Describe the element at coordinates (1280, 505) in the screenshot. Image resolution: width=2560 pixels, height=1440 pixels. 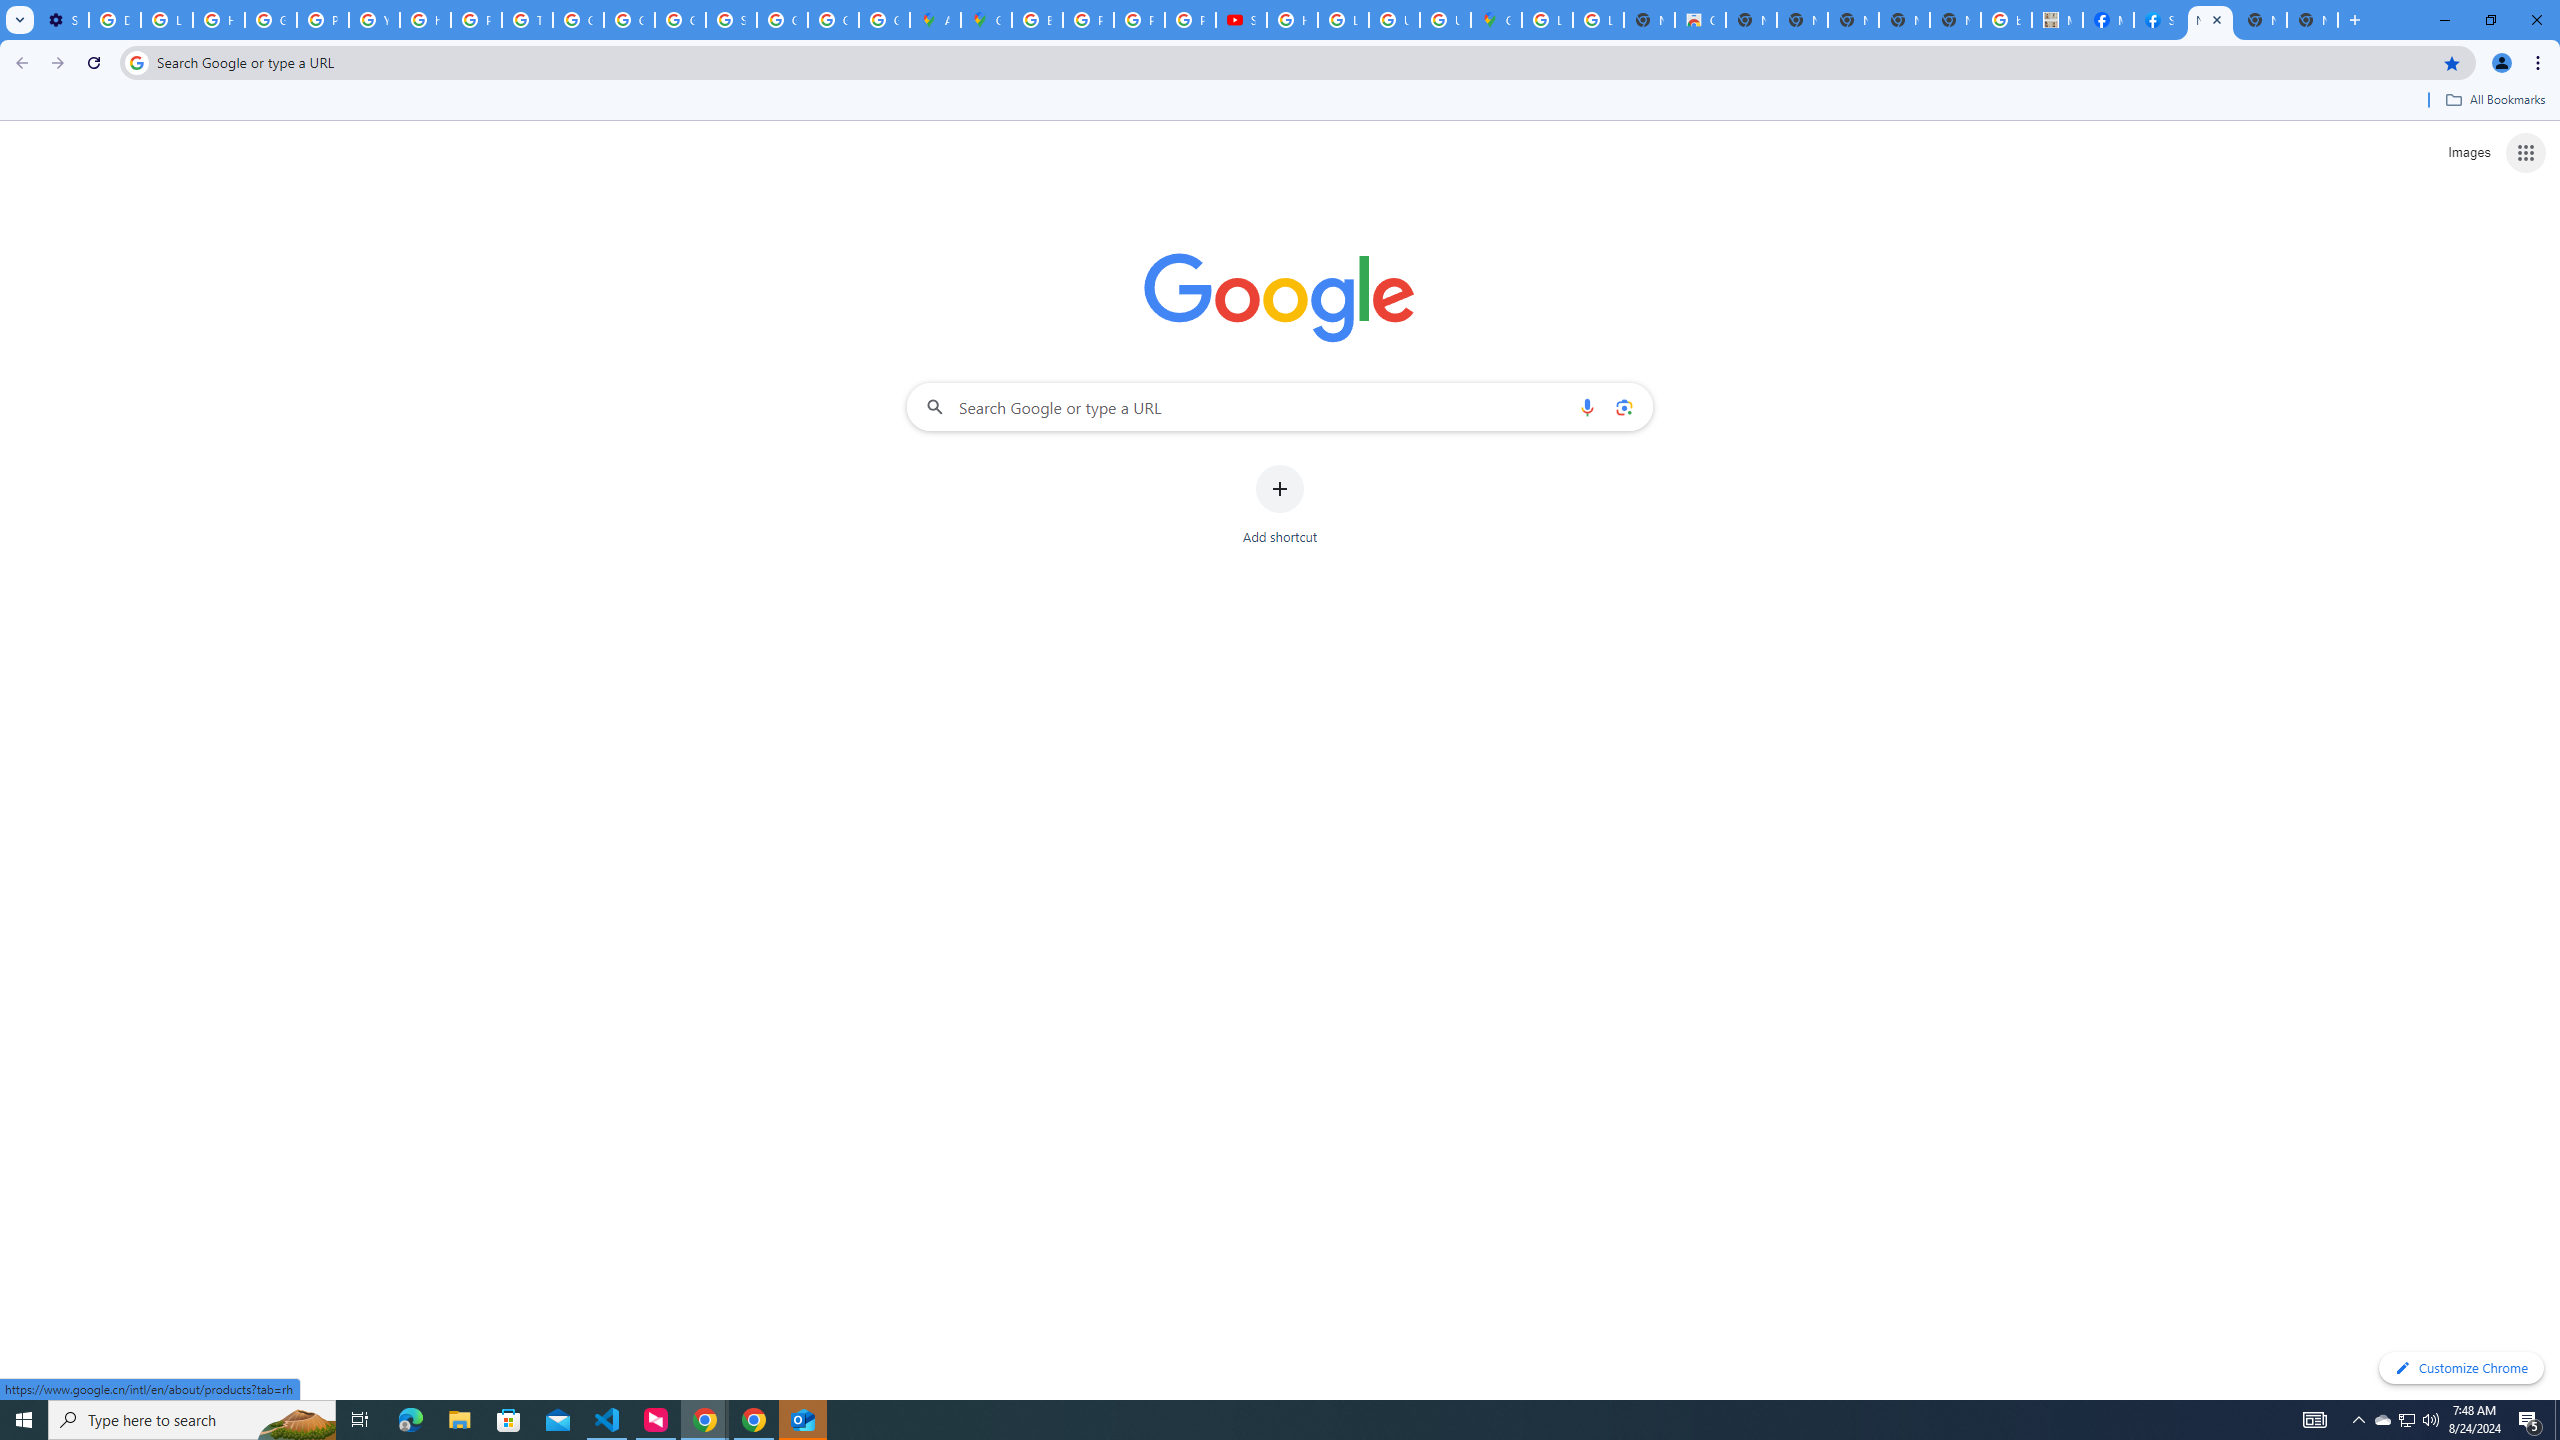
I see `'Add shortcut'` at that location.